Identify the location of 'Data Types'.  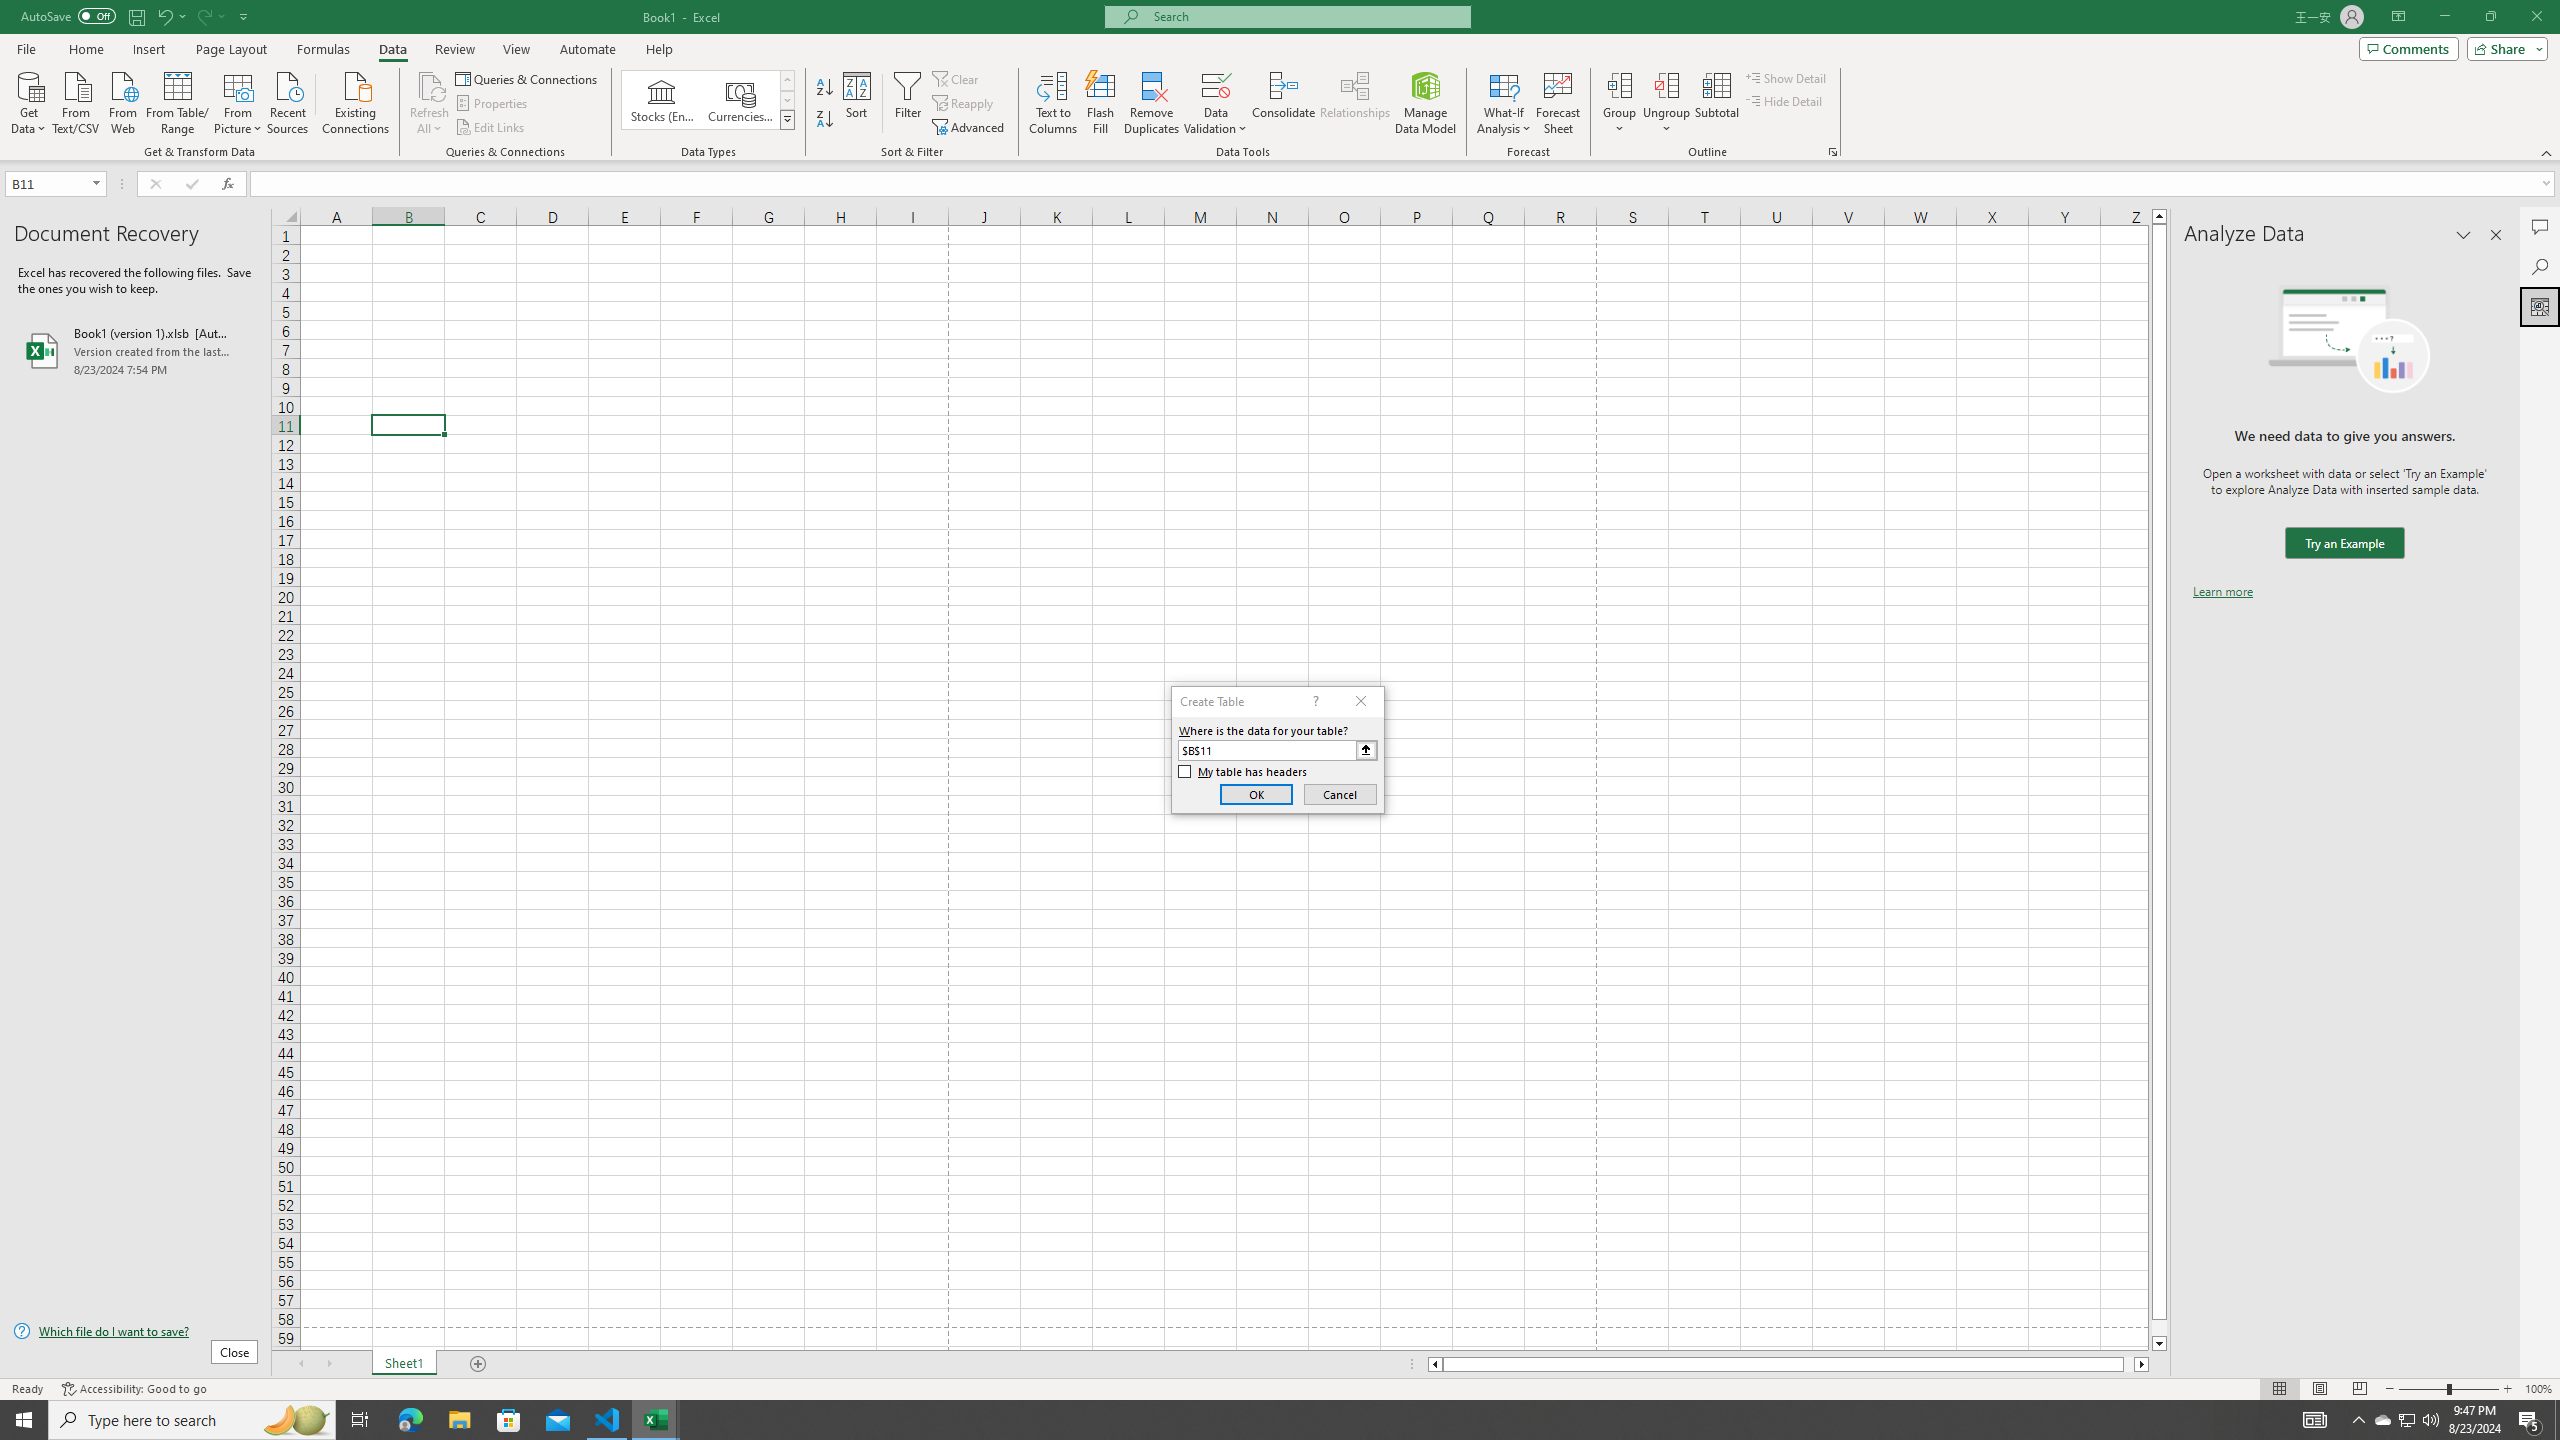
(787, 118).